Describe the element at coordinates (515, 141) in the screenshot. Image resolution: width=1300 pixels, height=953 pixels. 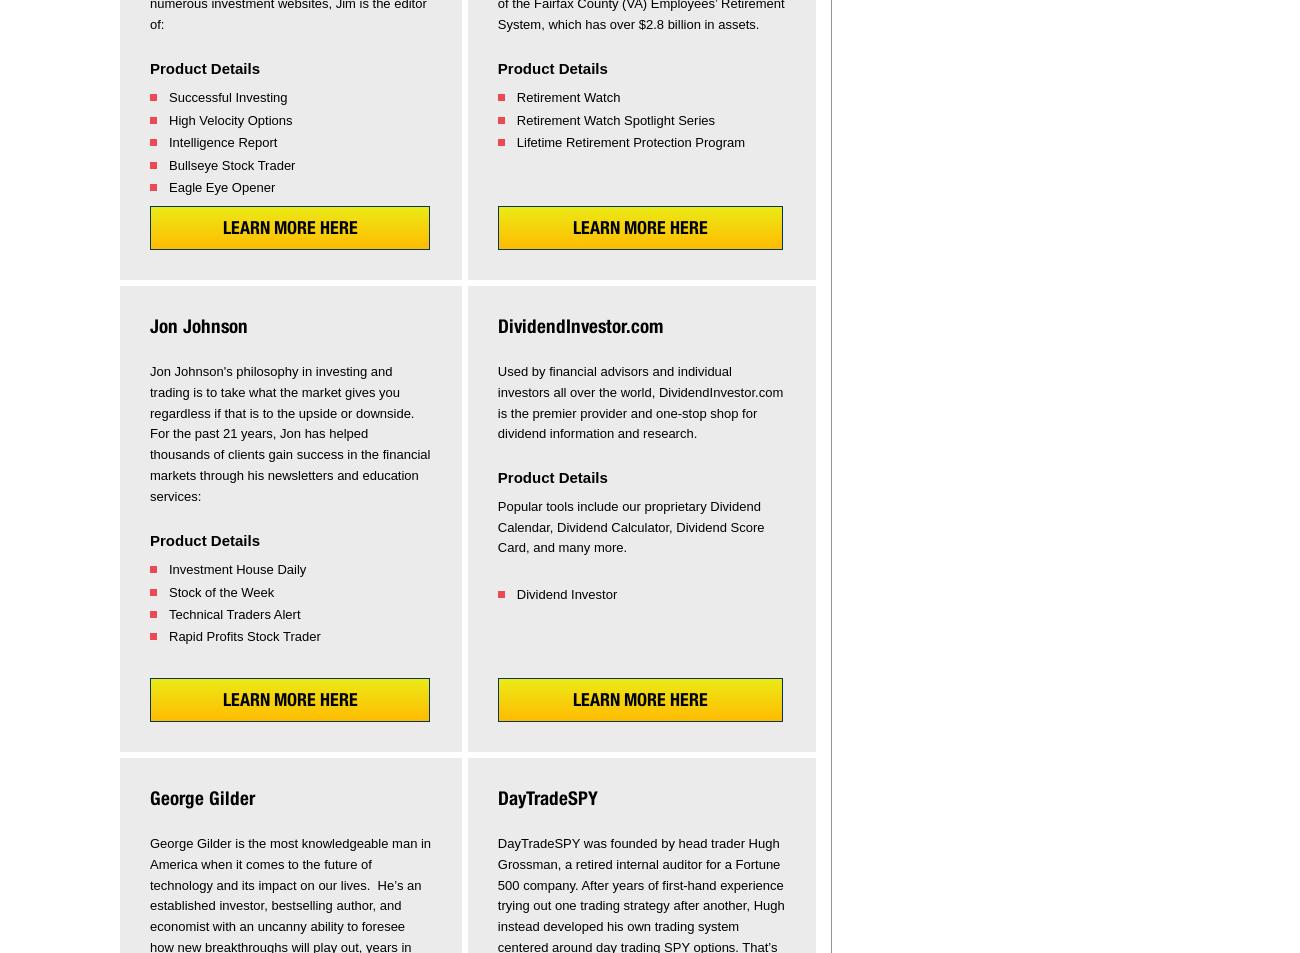
I see `'Lifetime Retirement Protection Program'` at that location.